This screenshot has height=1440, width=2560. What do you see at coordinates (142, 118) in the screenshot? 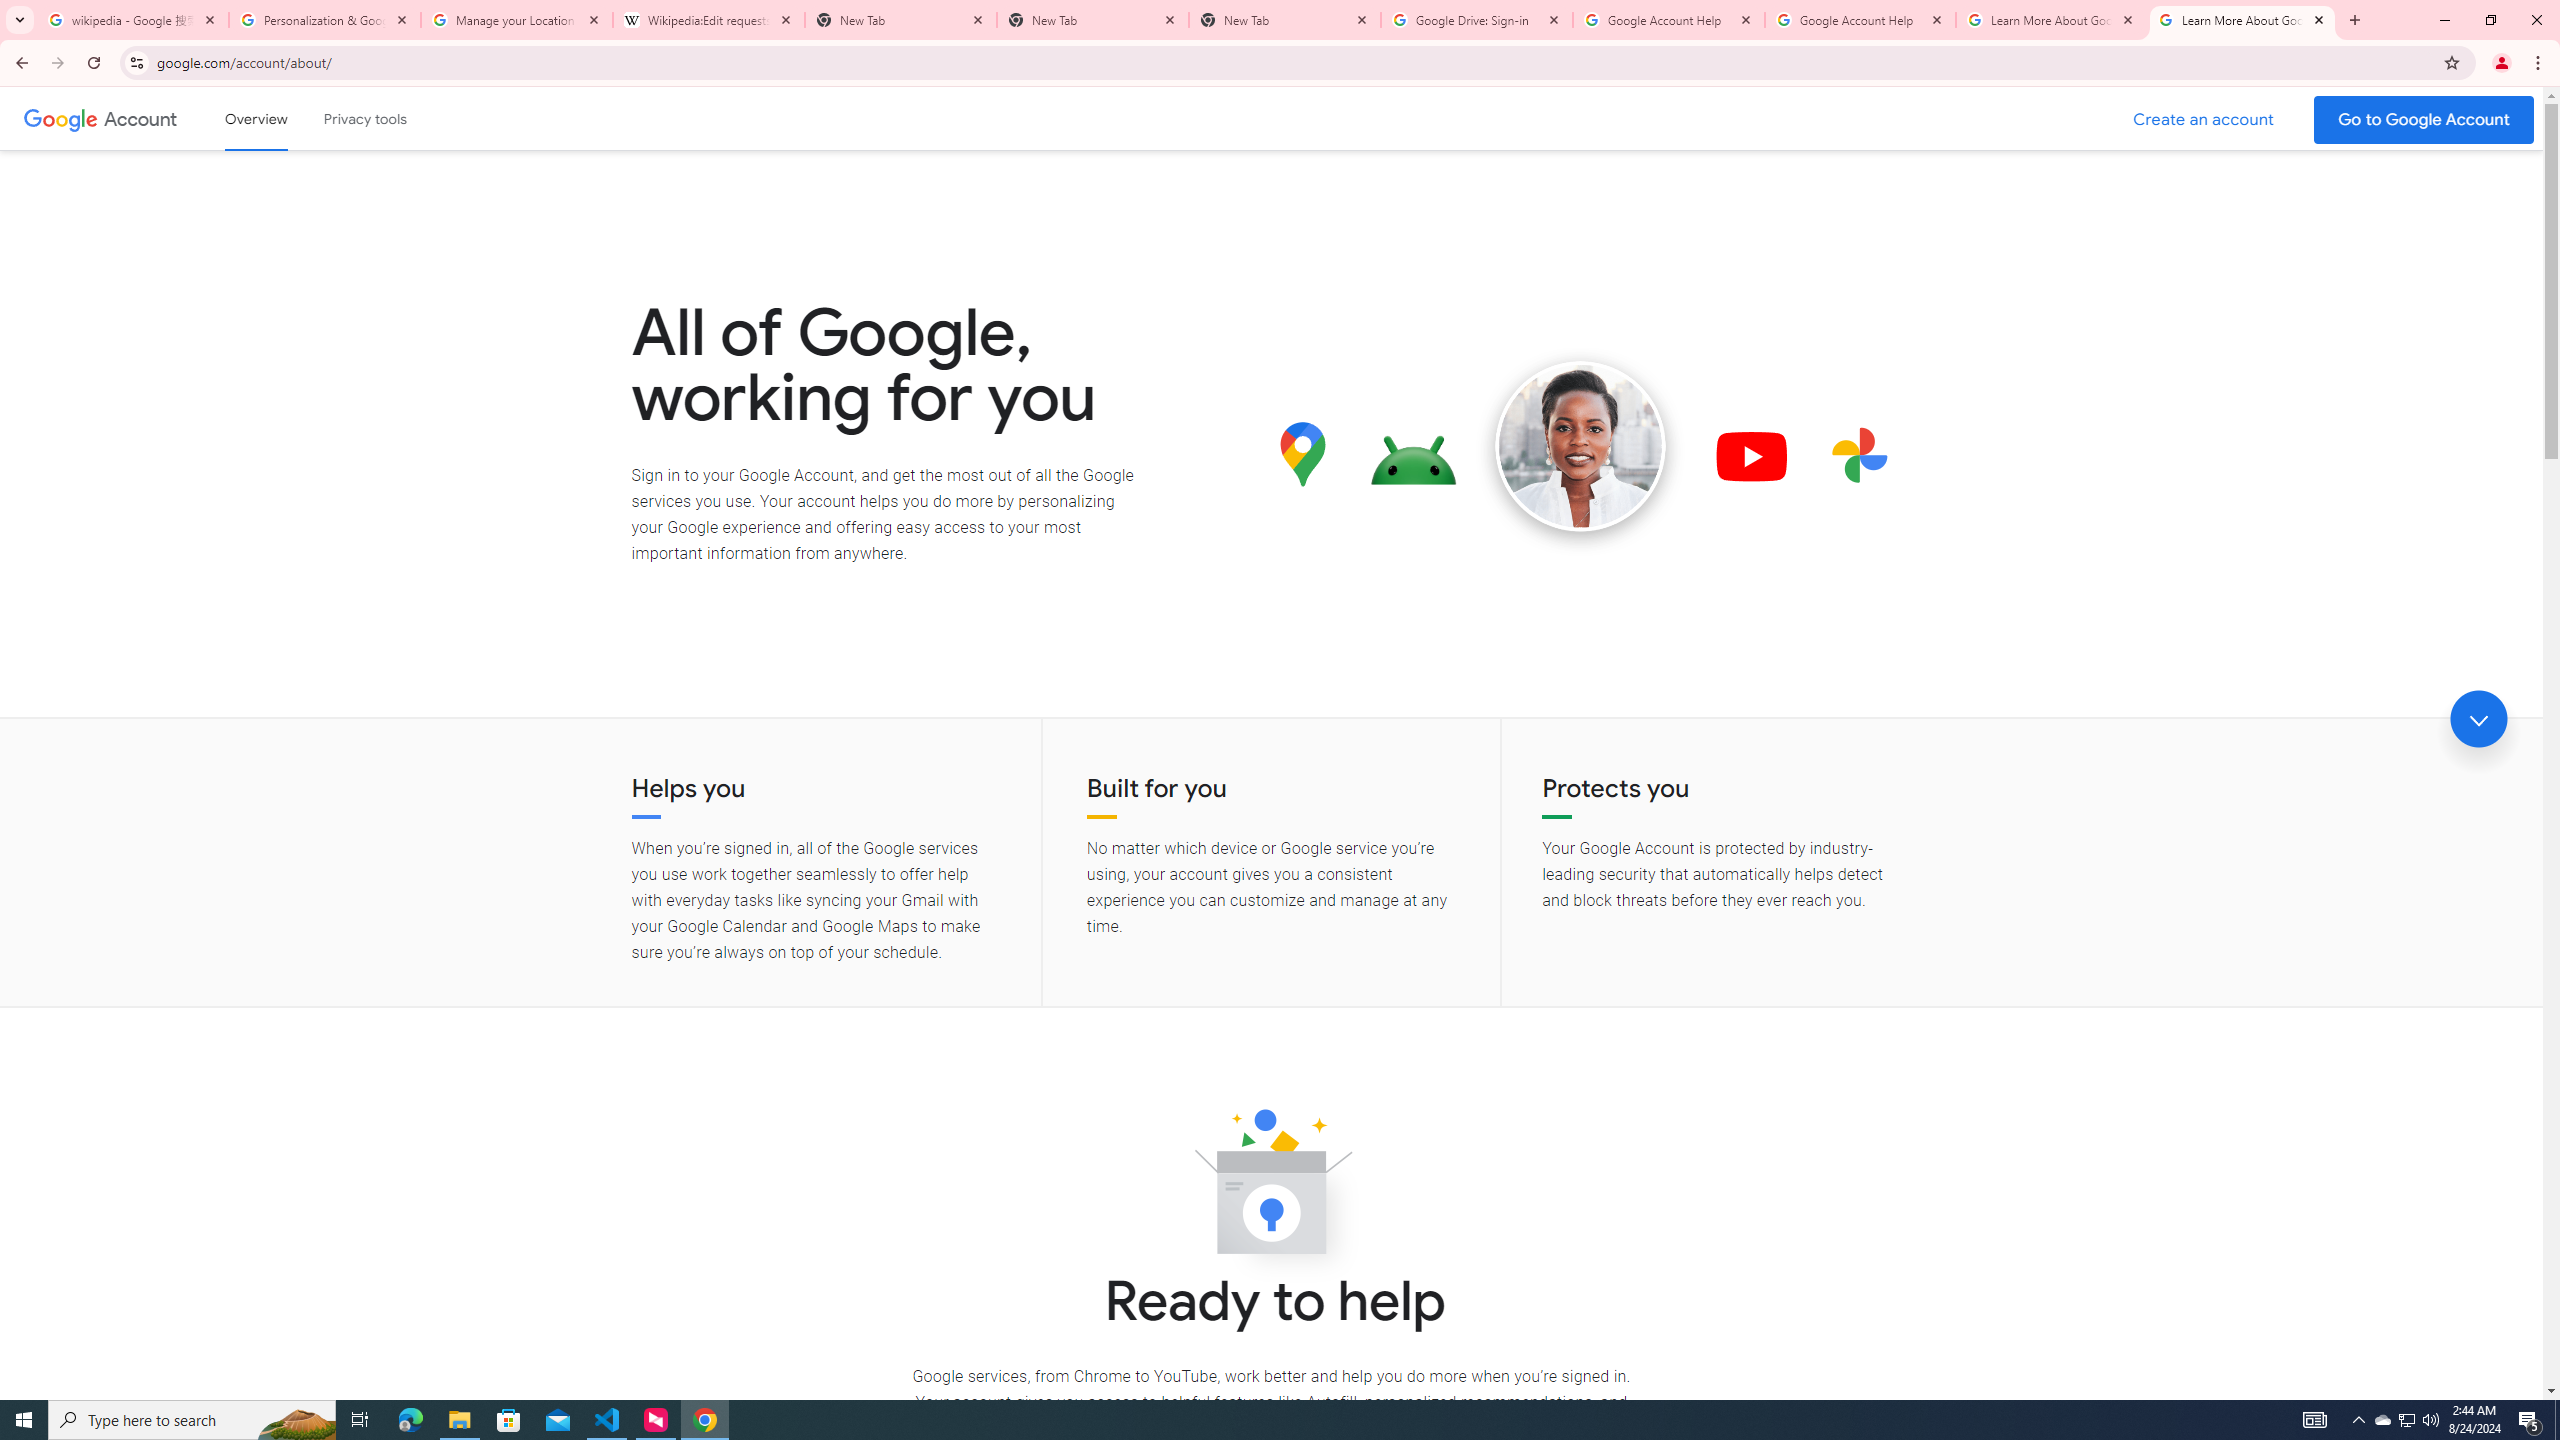
I see `'Google Account'` at bounding box center [142, 118].